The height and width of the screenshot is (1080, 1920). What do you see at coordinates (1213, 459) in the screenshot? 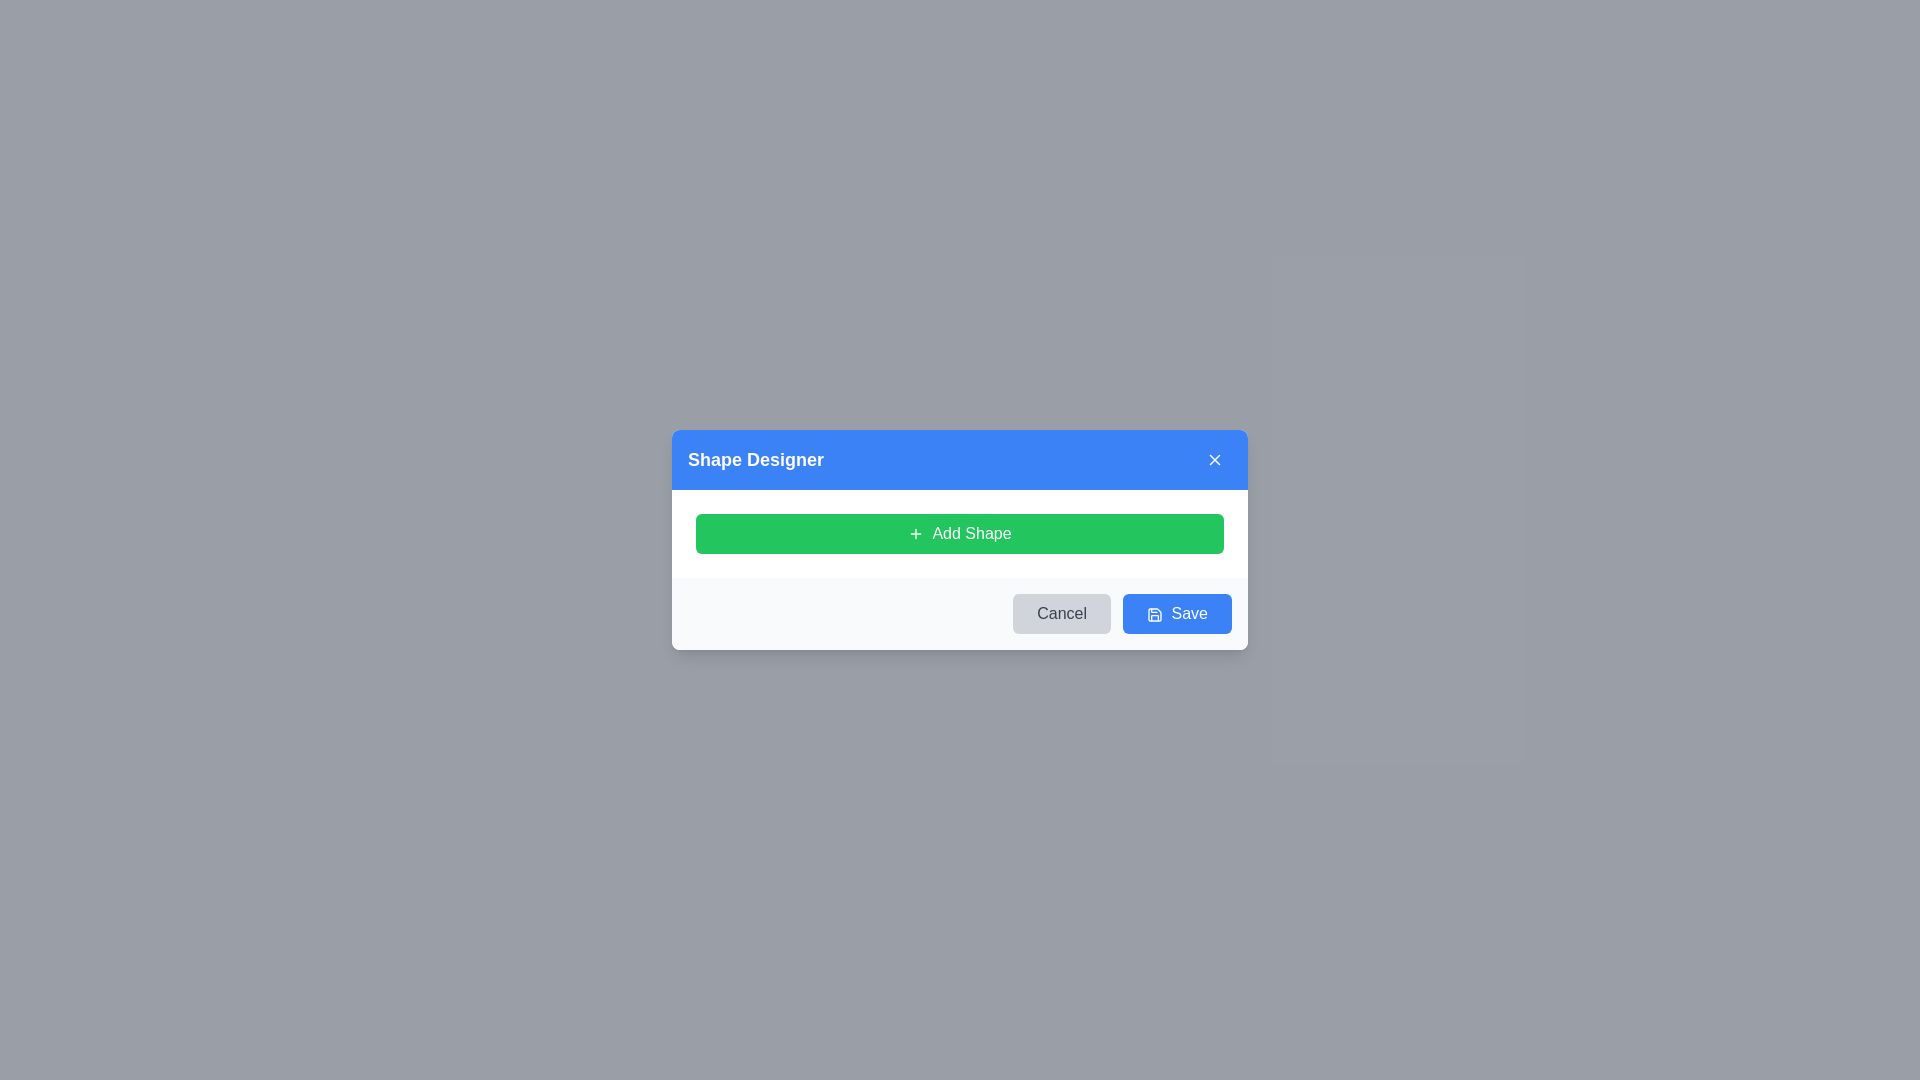
I see `the close icon located in the top right corner of the blue title bar of the 'Shape Designer' dialog` at bounding box center [1213, 459].